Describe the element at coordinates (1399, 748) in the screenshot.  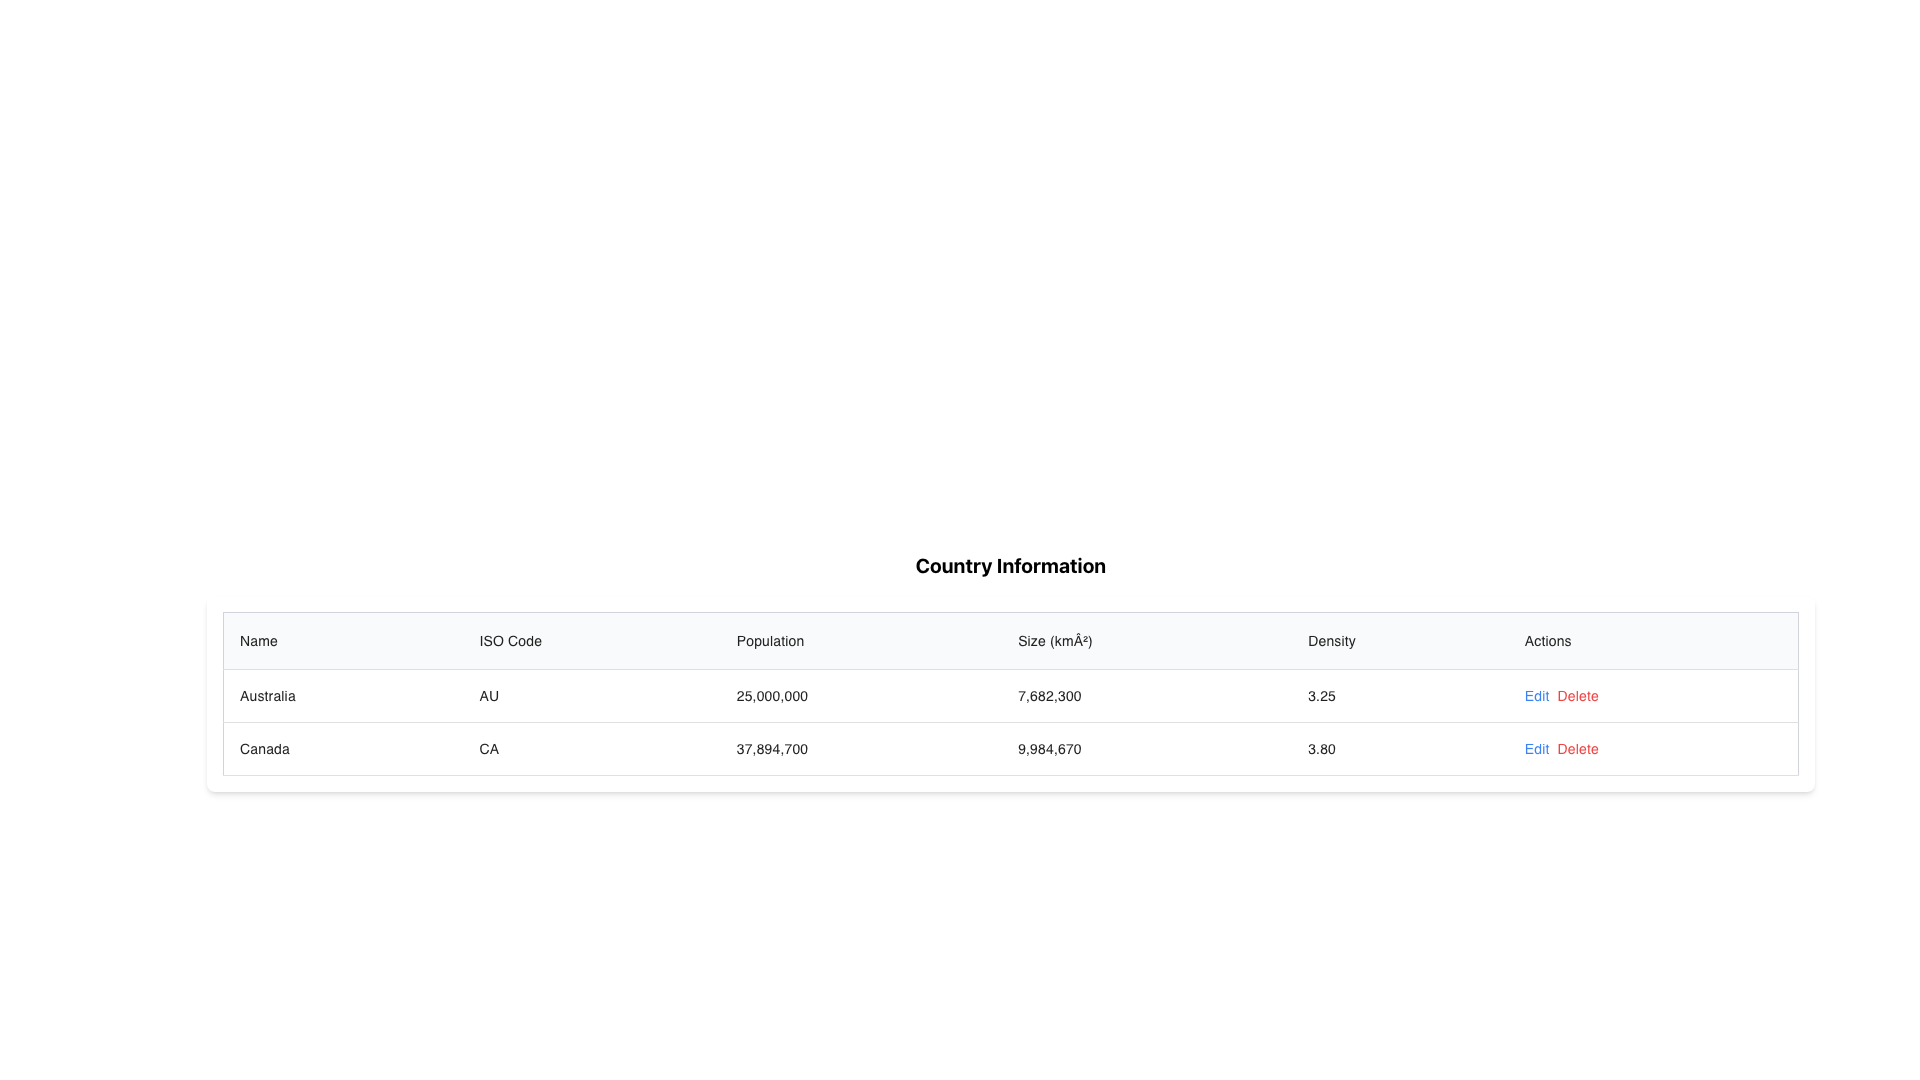
I see `the table cell representing the density metric for Canada` at that location.